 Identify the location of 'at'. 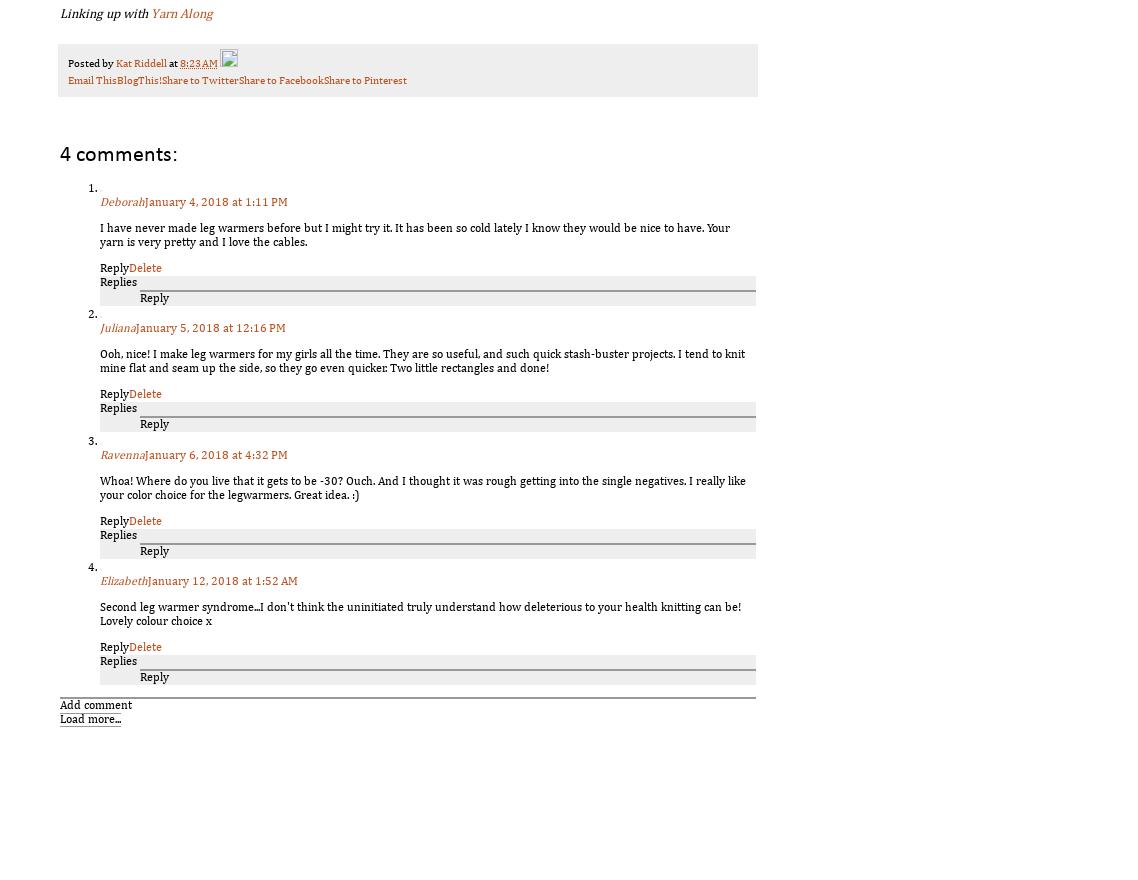
(173, 63).